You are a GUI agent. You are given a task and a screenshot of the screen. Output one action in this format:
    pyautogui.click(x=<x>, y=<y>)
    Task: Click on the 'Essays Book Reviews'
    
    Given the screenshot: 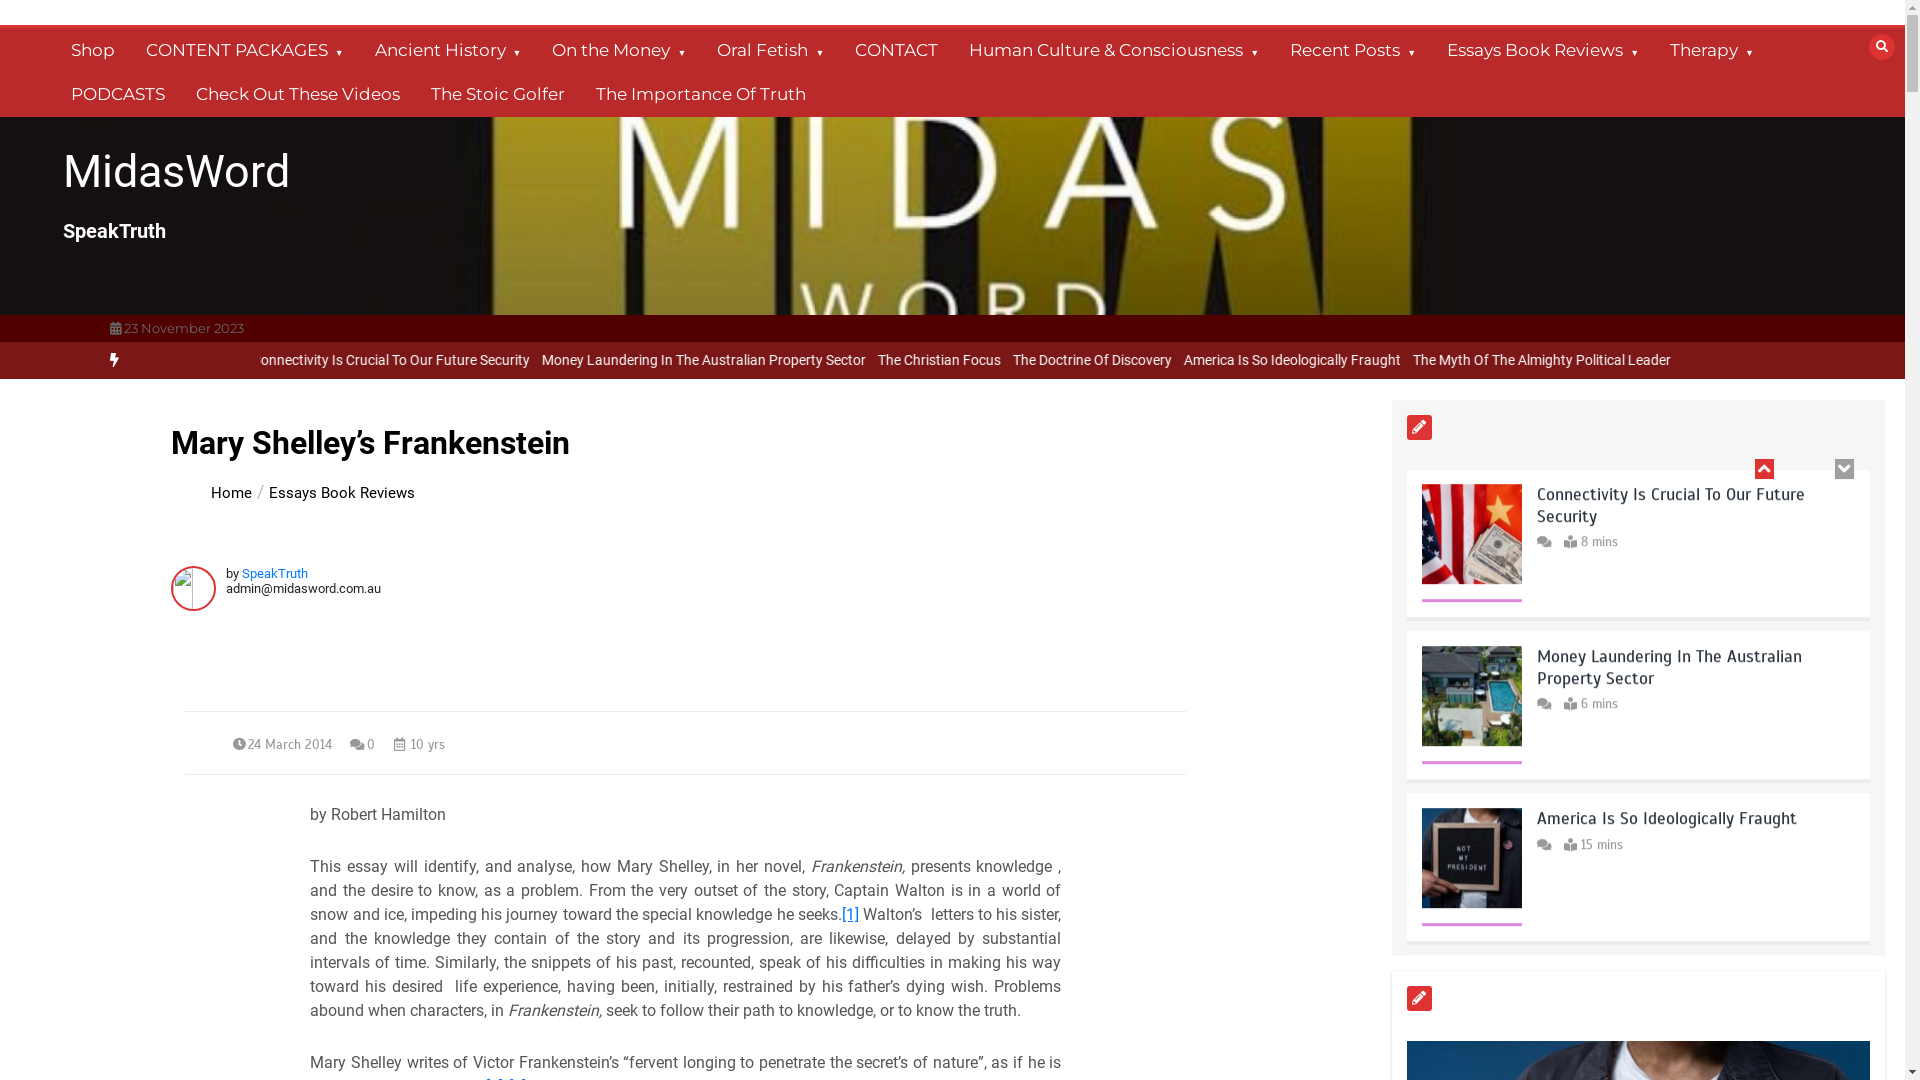 What is the action you would take?
    pyautogui.click(x=1541, y=49)
    